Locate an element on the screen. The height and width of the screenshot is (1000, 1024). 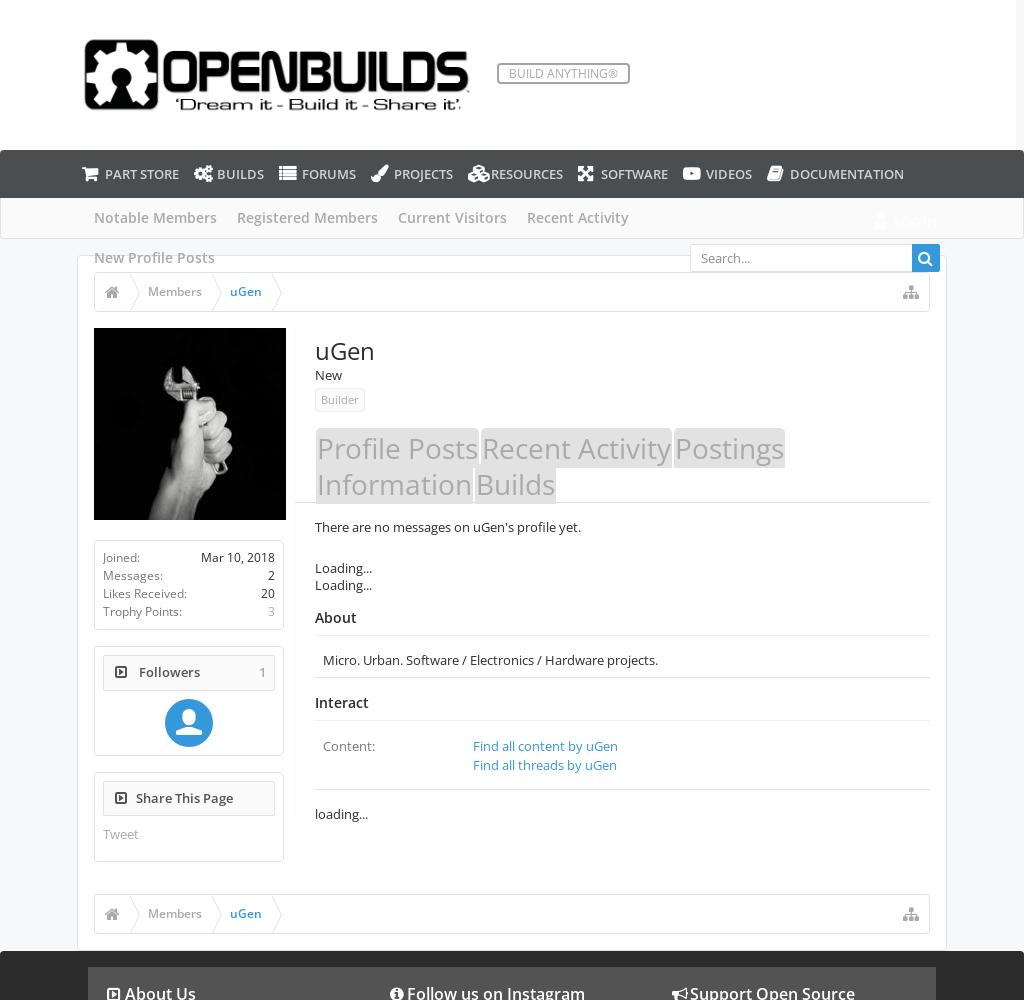
'Joined:' is located at coordinates (120, 556).